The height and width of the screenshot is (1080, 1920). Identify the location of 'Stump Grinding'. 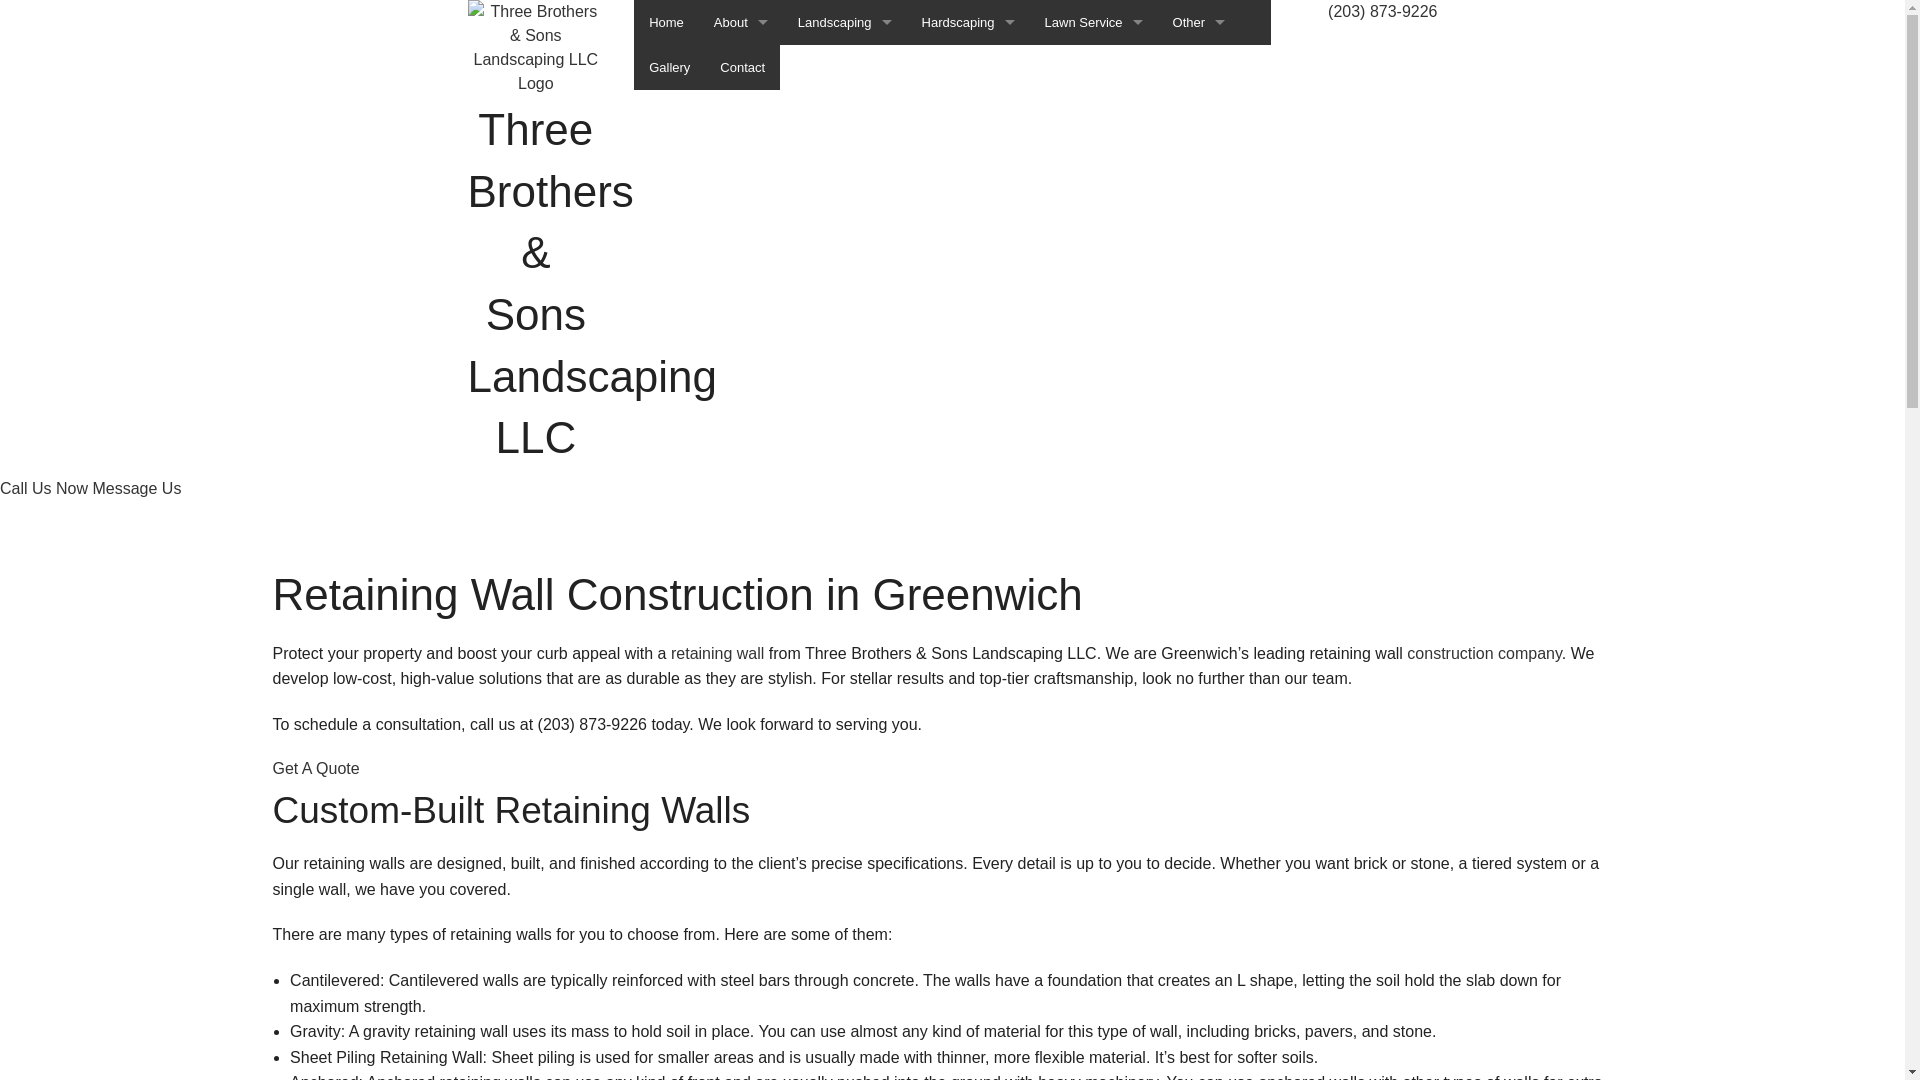
(1199, 336).